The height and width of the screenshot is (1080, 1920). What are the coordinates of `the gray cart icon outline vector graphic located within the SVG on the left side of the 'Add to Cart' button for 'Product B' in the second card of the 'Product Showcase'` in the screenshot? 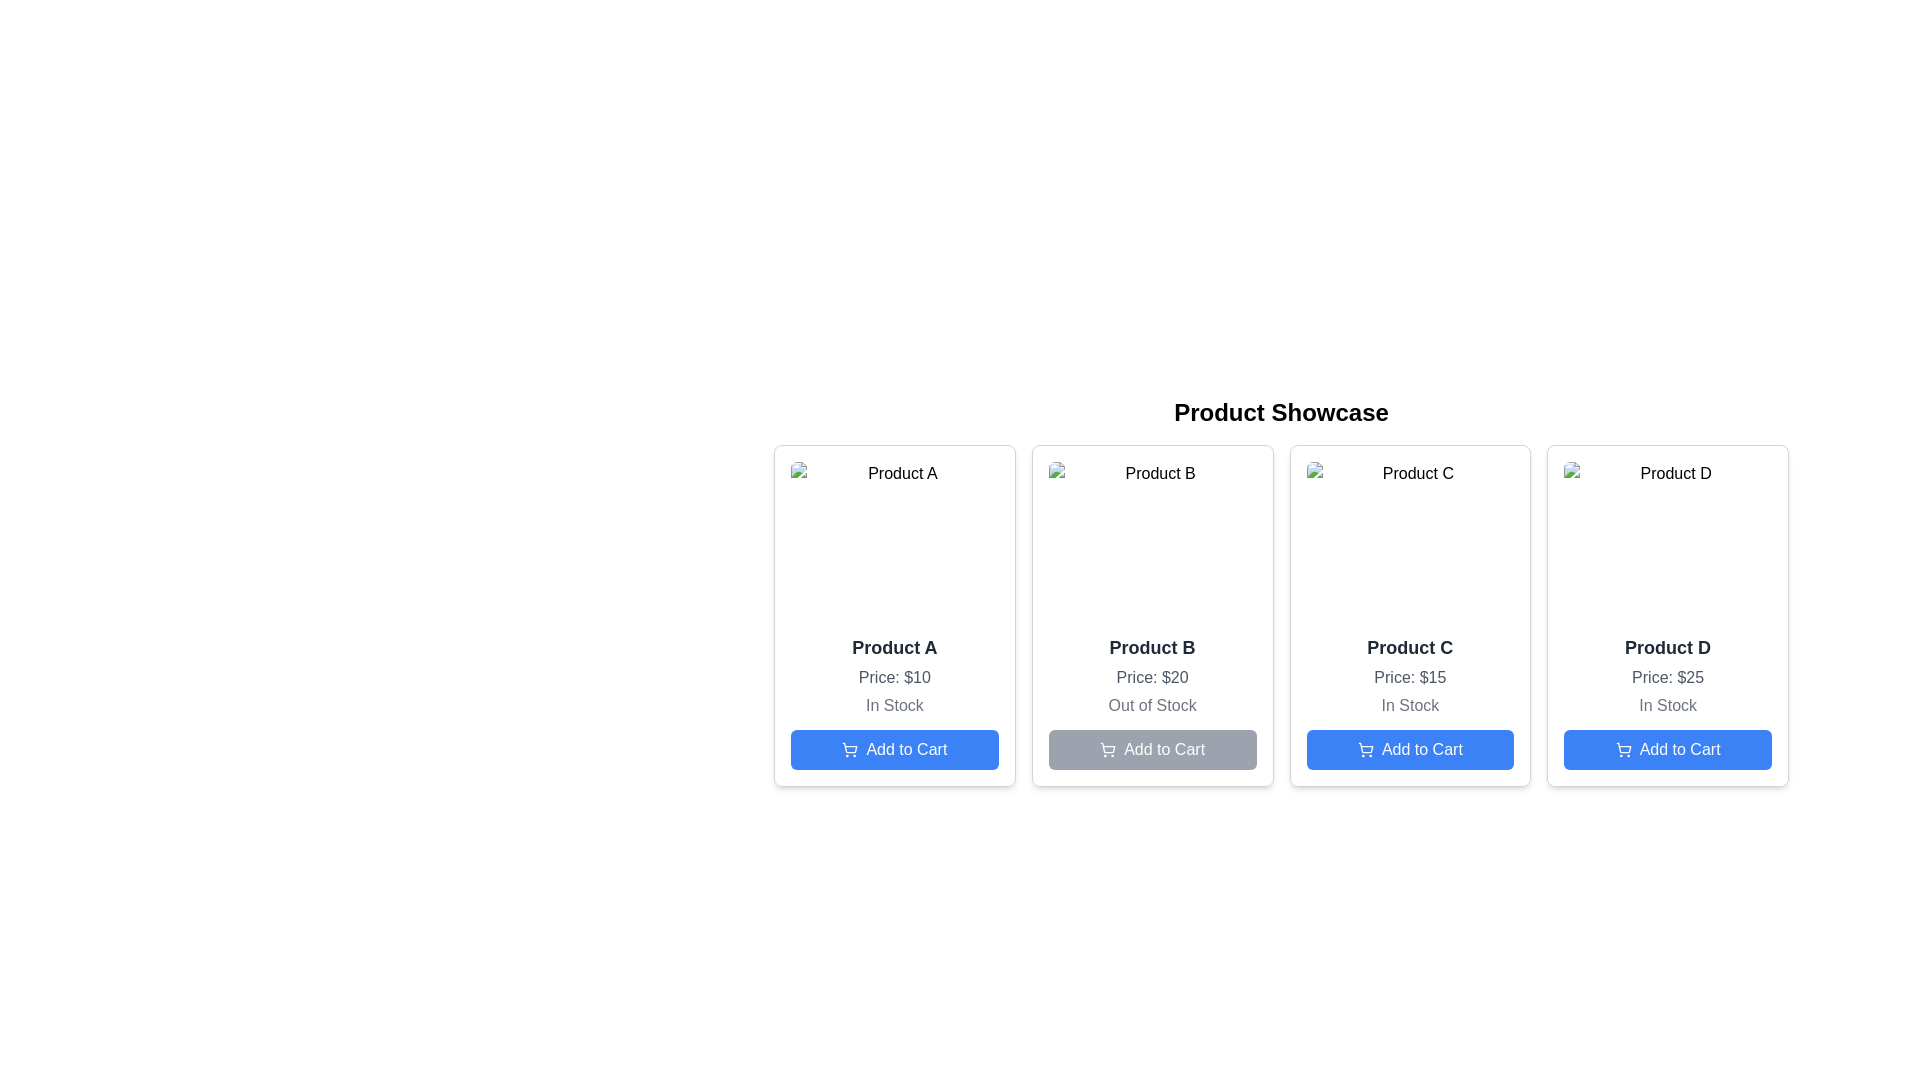 It's located at (1107, 748).